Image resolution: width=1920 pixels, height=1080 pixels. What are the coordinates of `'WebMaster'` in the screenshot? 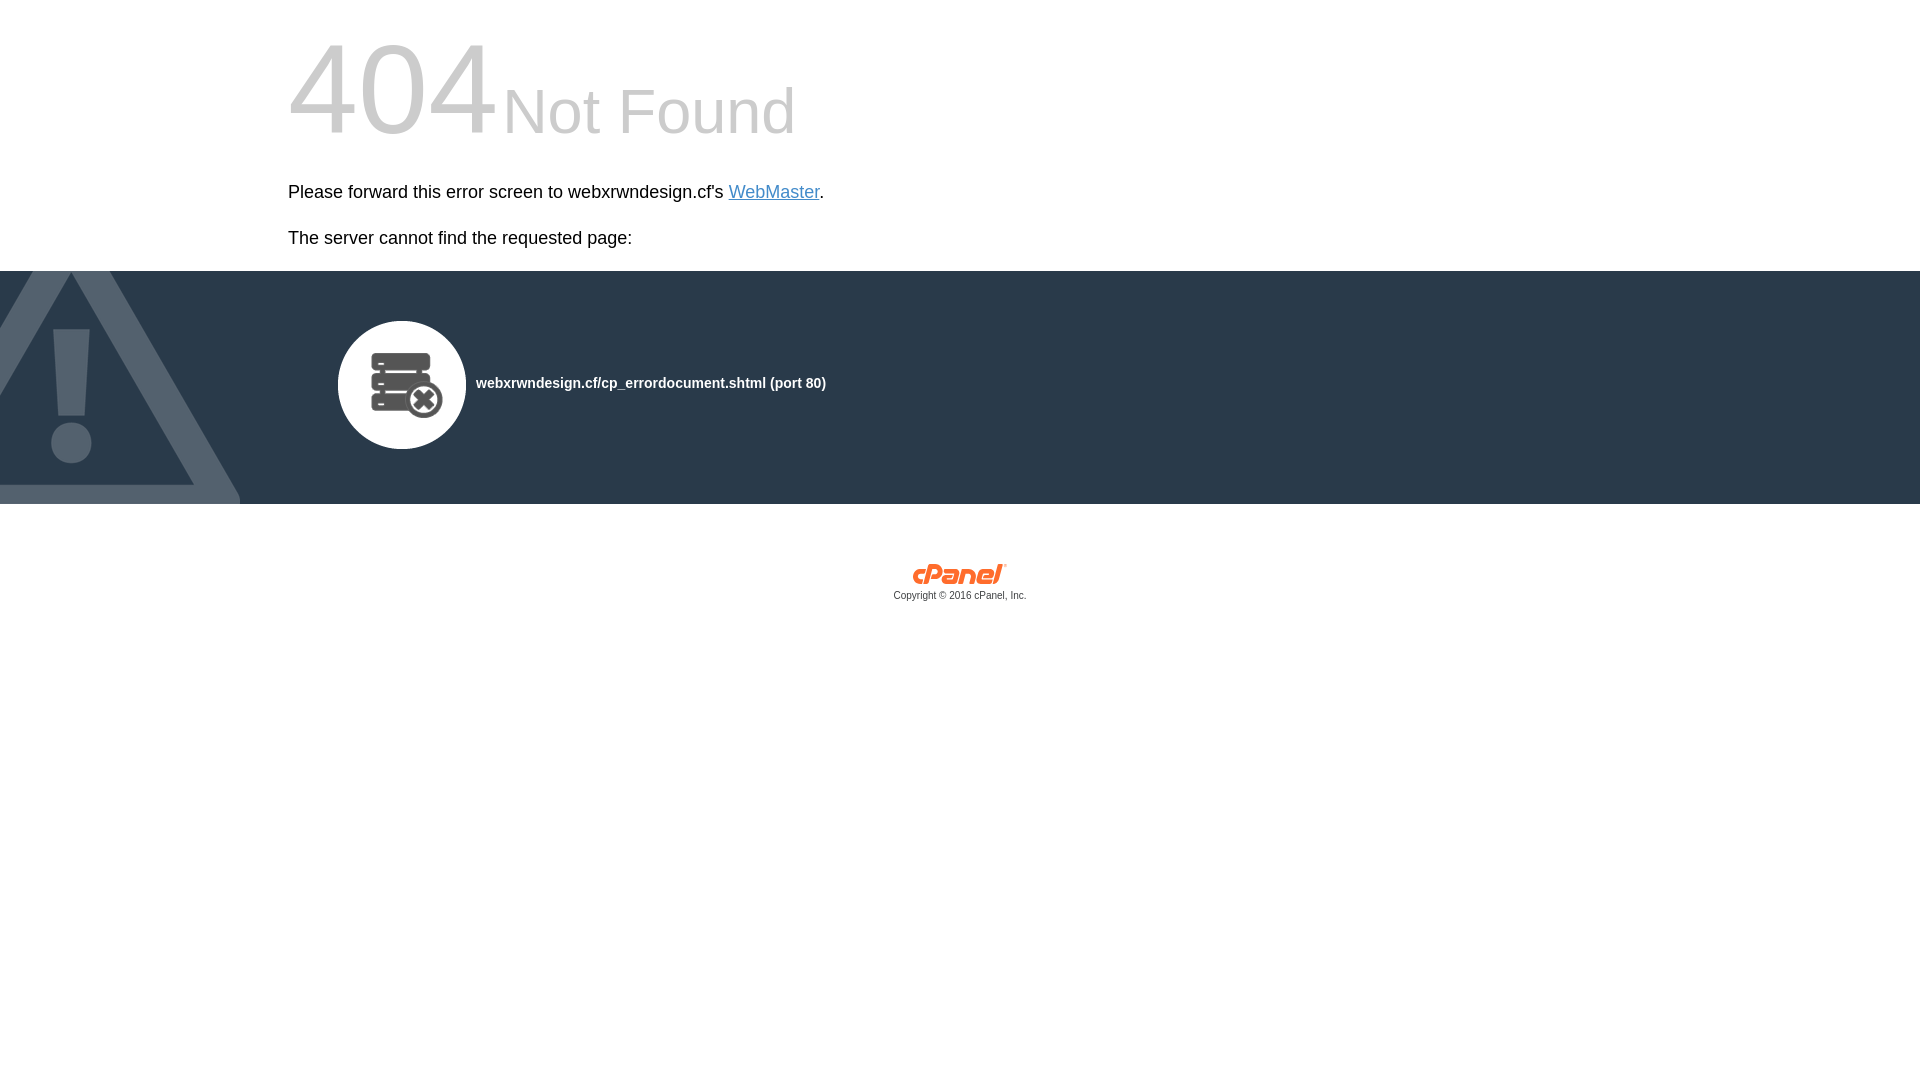 It's located at (728, 192).